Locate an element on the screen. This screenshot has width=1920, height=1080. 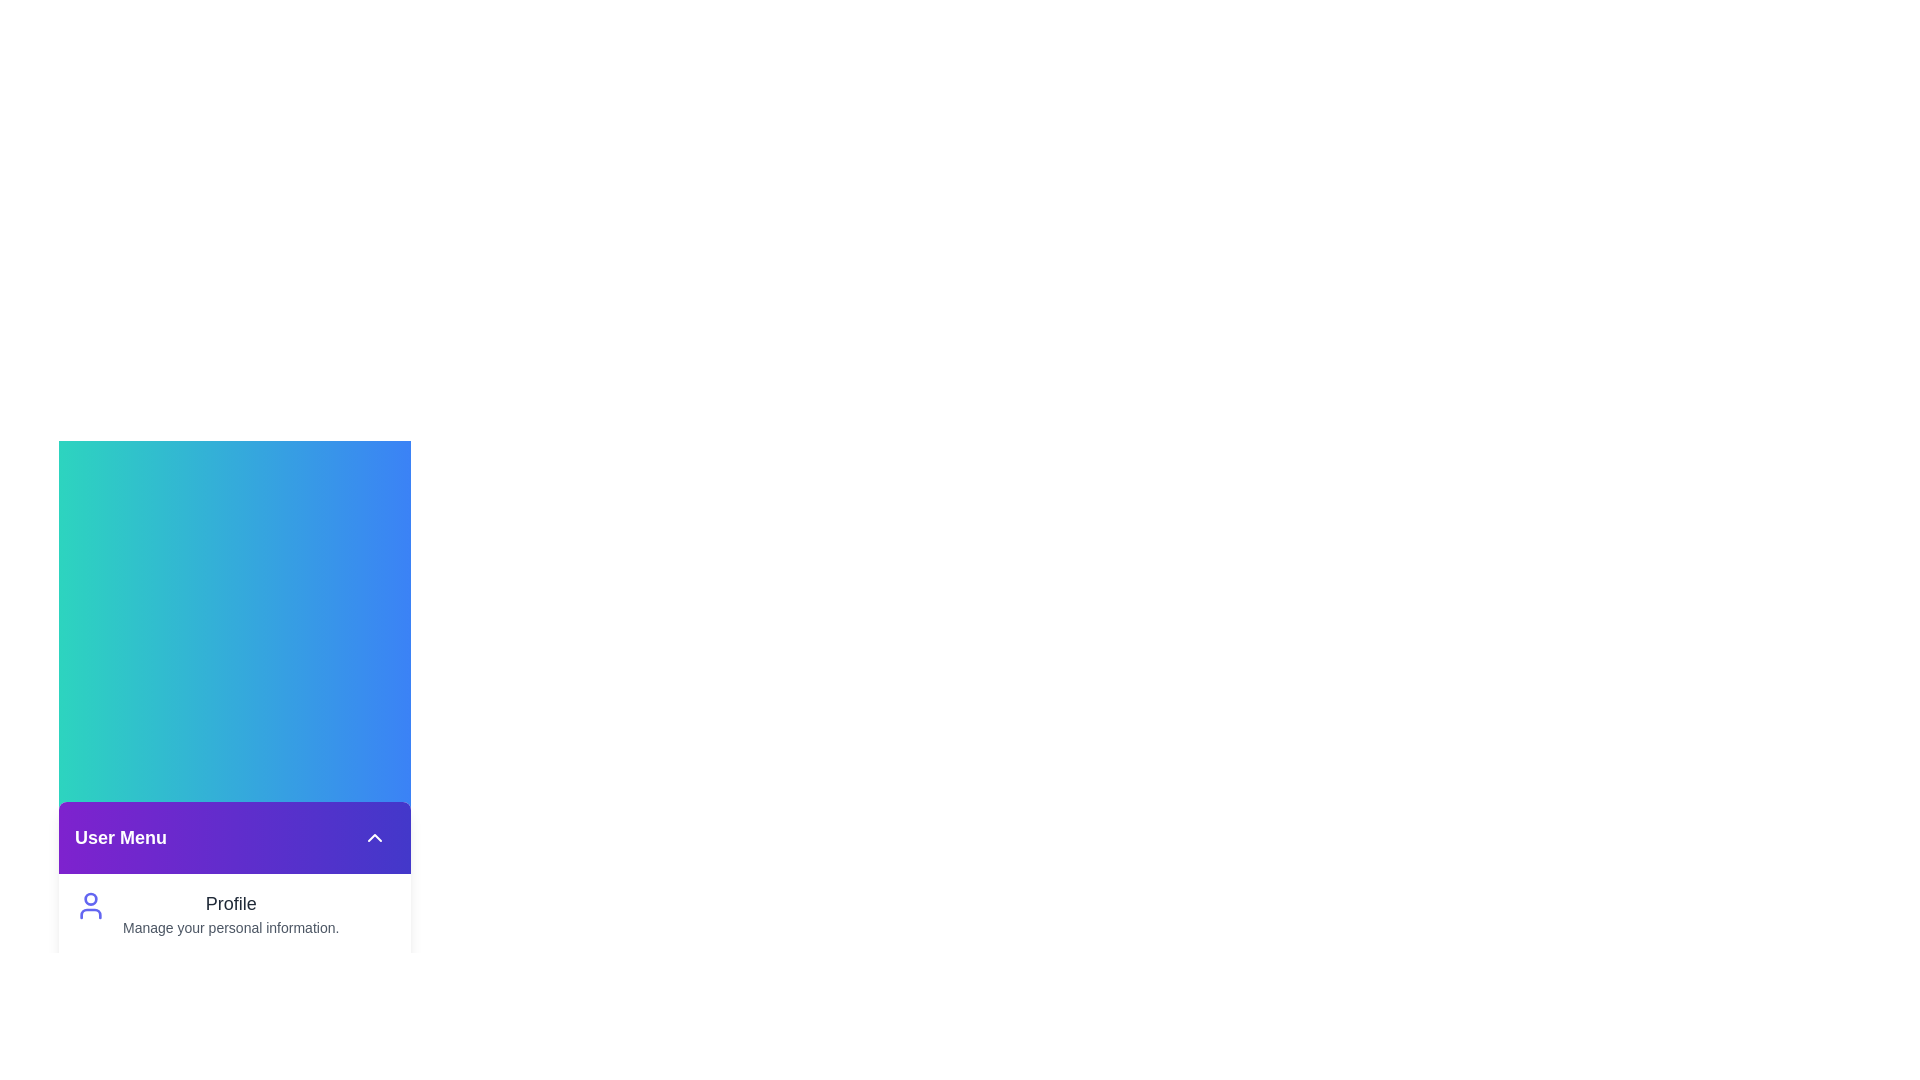
toggle button in the top-right corner of the menu header to toggle the menu visibility is located at coordinates (374, 837).